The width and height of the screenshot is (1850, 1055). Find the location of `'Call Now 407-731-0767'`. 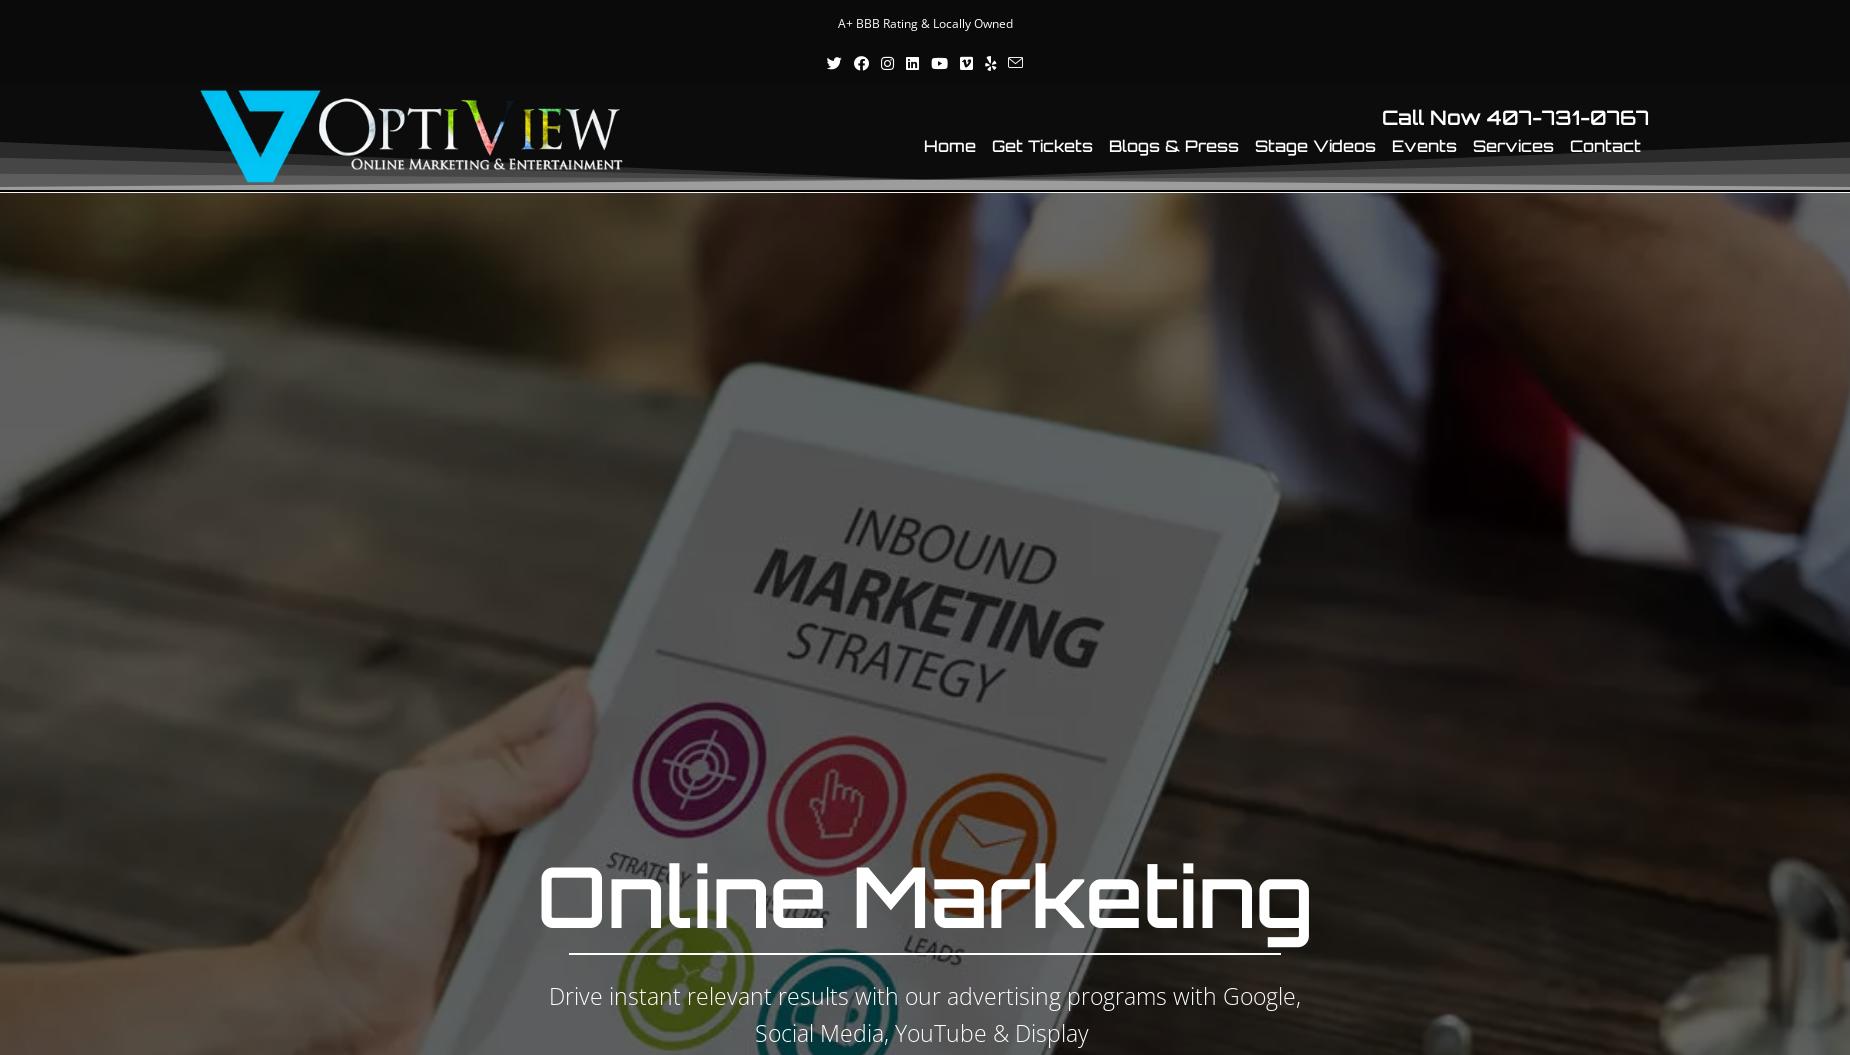

'Call Now 407-731-0767' is located at coordinates (1515, 116).